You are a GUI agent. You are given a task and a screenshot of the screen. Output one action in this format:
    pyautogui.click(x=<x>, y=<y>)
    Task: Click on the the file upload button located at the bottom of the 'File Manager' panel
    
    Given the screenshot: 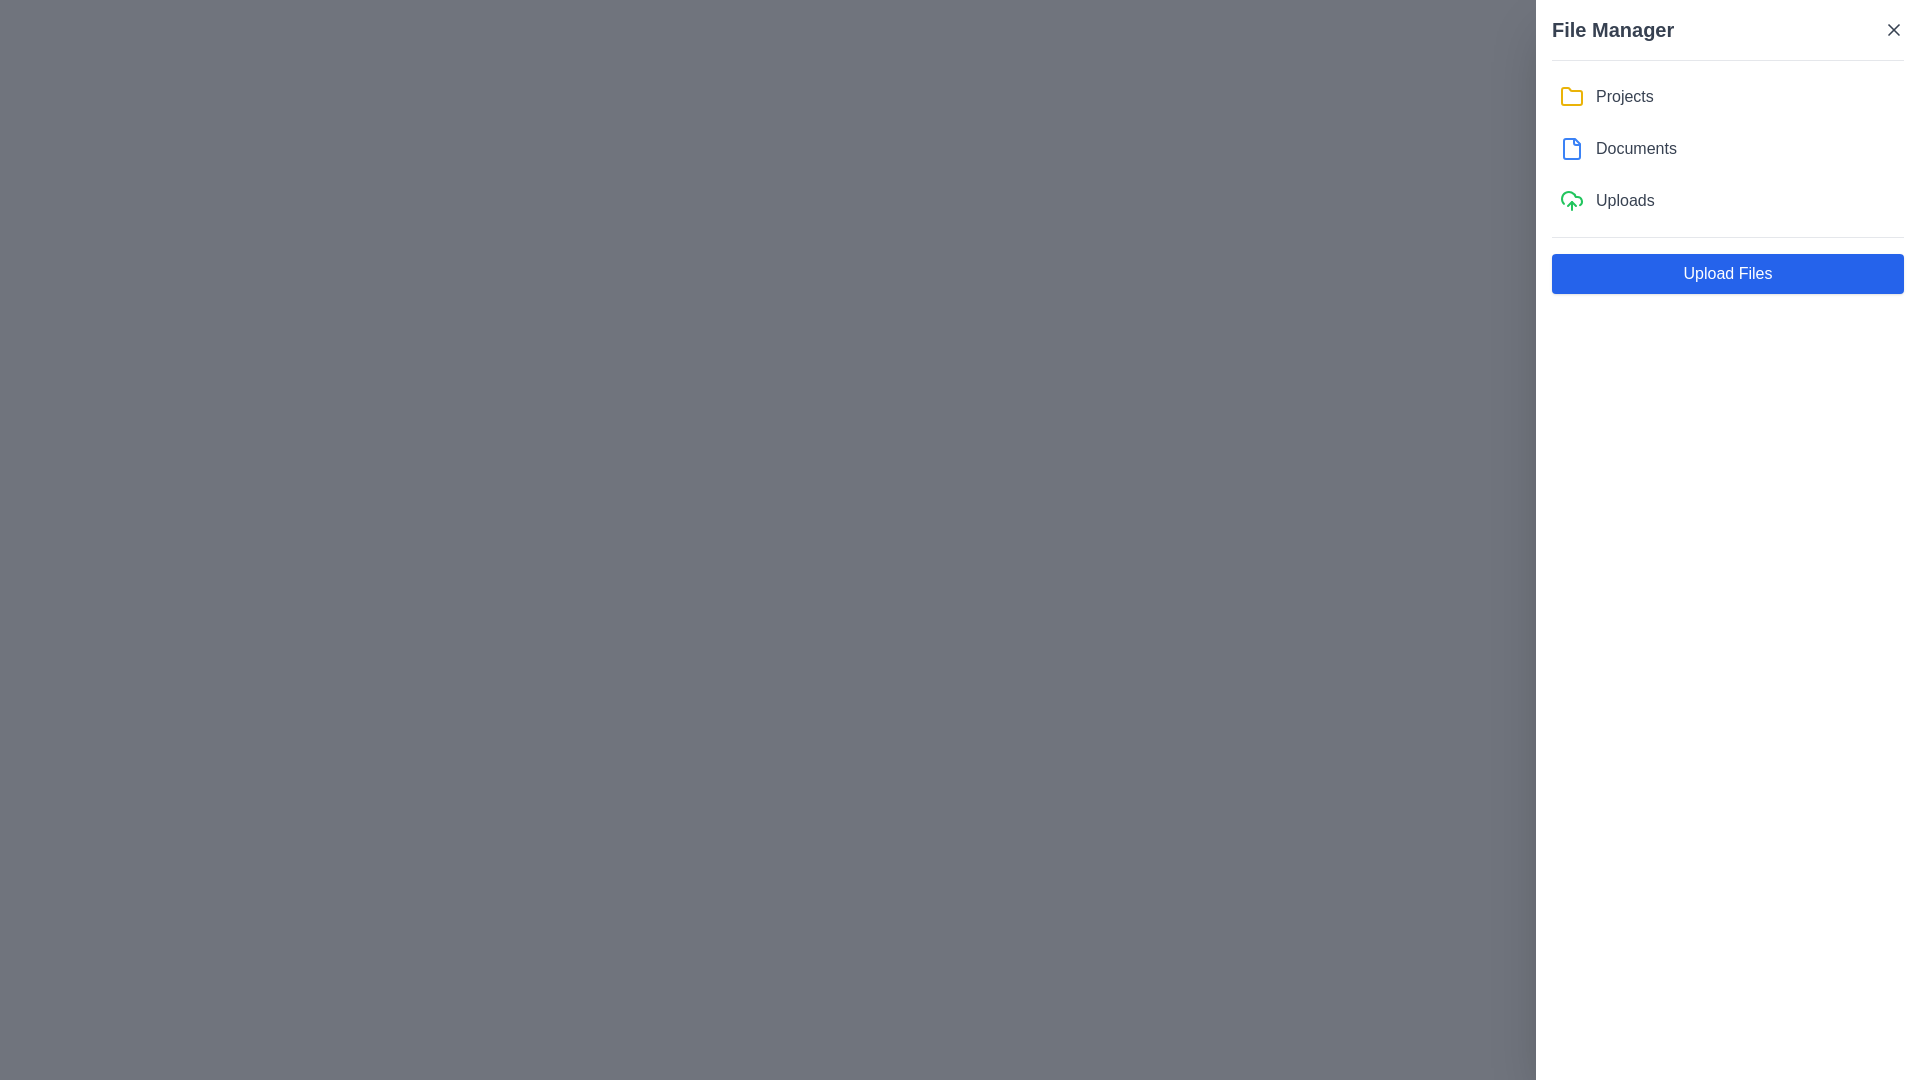 What is the action you would take?
    pyautogui.click(x=1727, y=273)
    